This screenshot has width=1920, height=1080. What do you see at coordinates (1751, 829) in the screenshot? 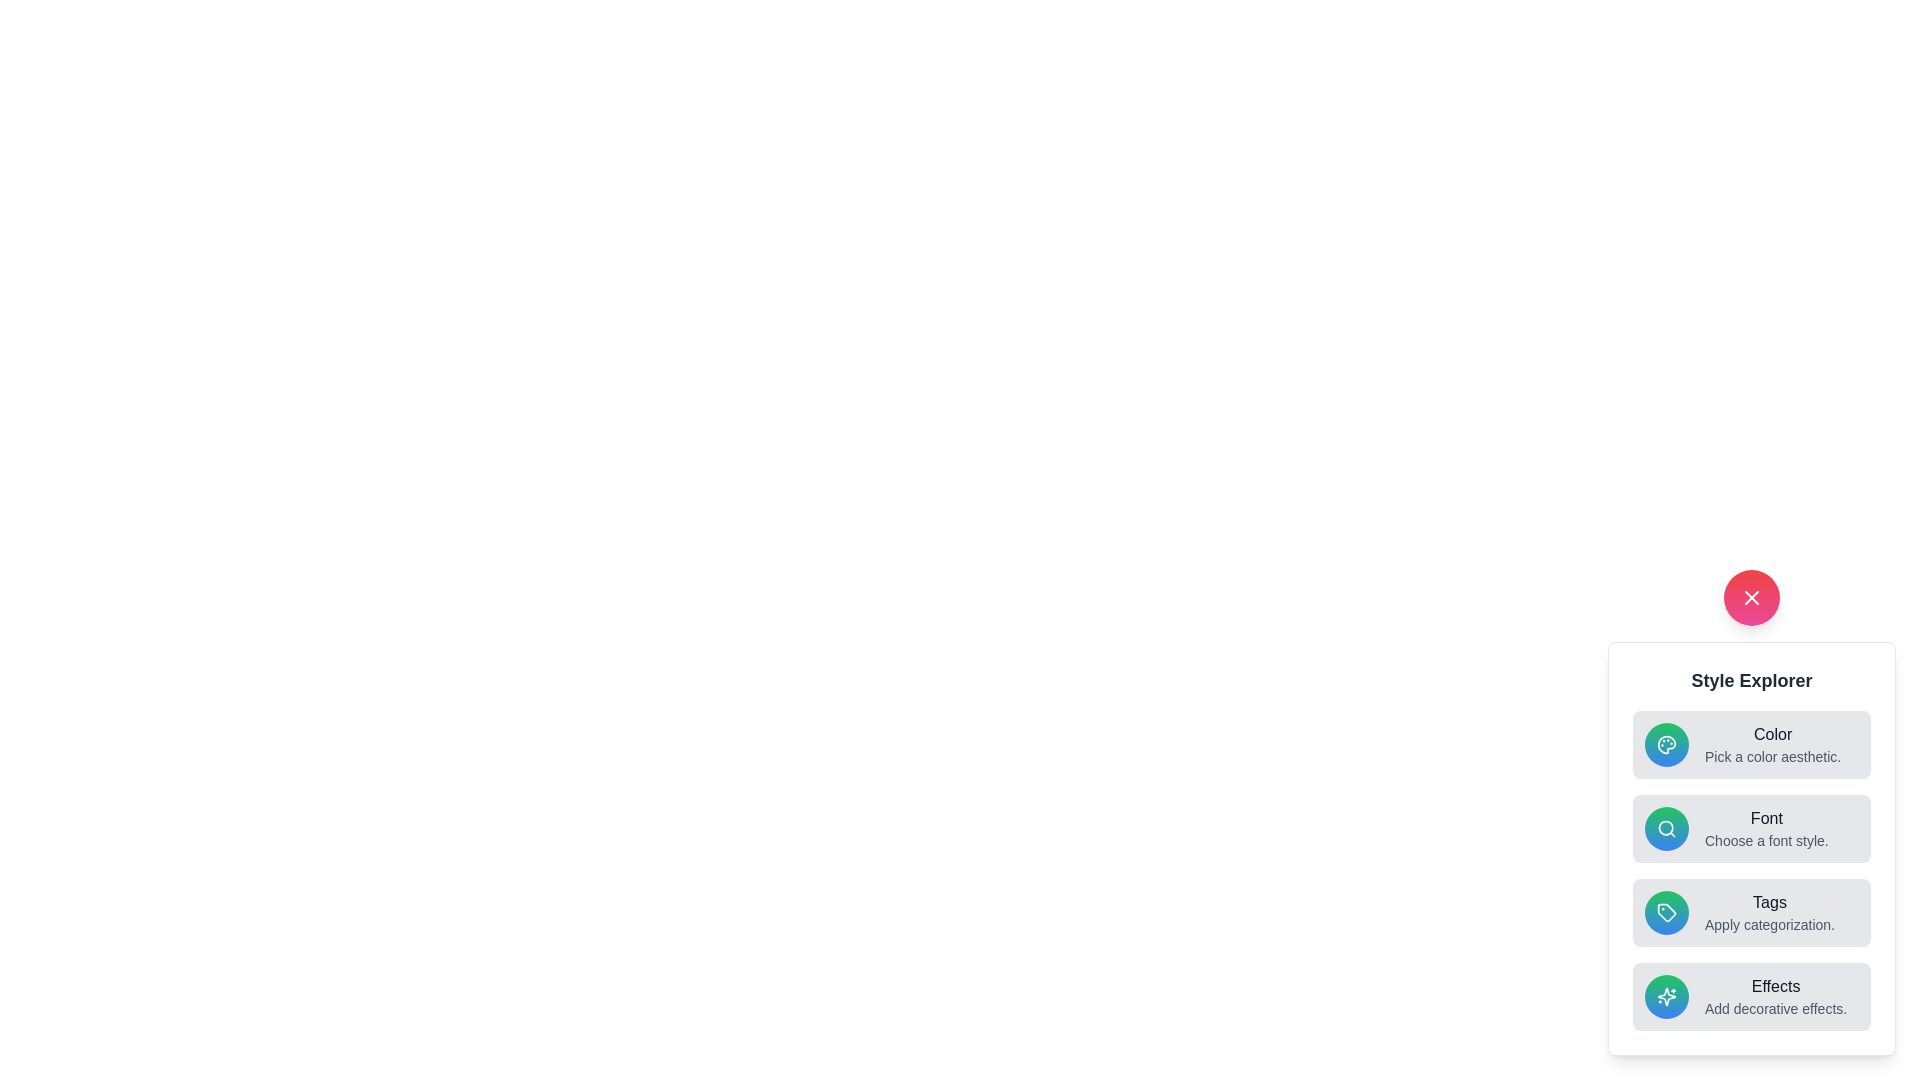
I see `the style option labeled Font to view its hover effect` at bounding box center [1751, 829].